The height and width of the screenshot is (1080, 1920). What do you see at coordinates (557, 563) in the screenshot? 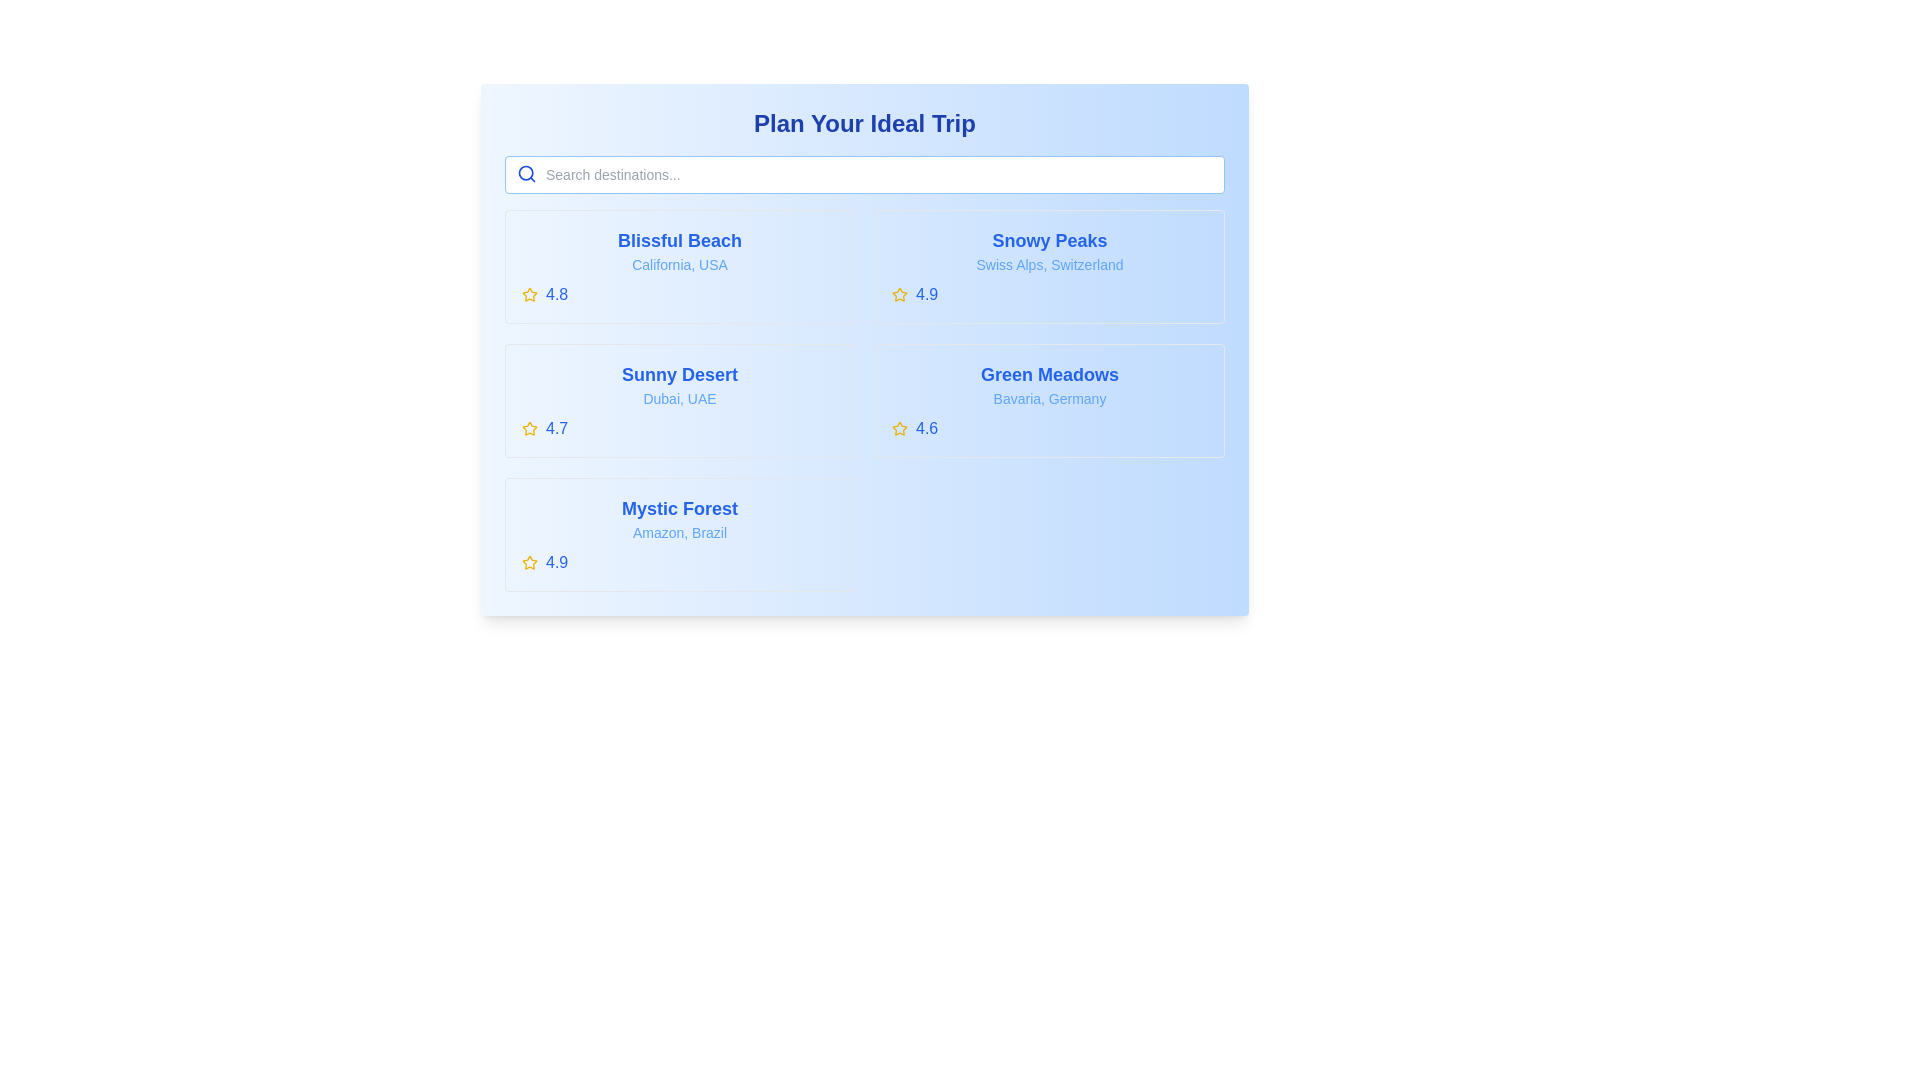
I see `the text label displaying the rating score '4.9', which is styled in blue and positioned to the right of a yellow star icon within the 'Mystic Forest' entry` at bounding box center [557, 563].